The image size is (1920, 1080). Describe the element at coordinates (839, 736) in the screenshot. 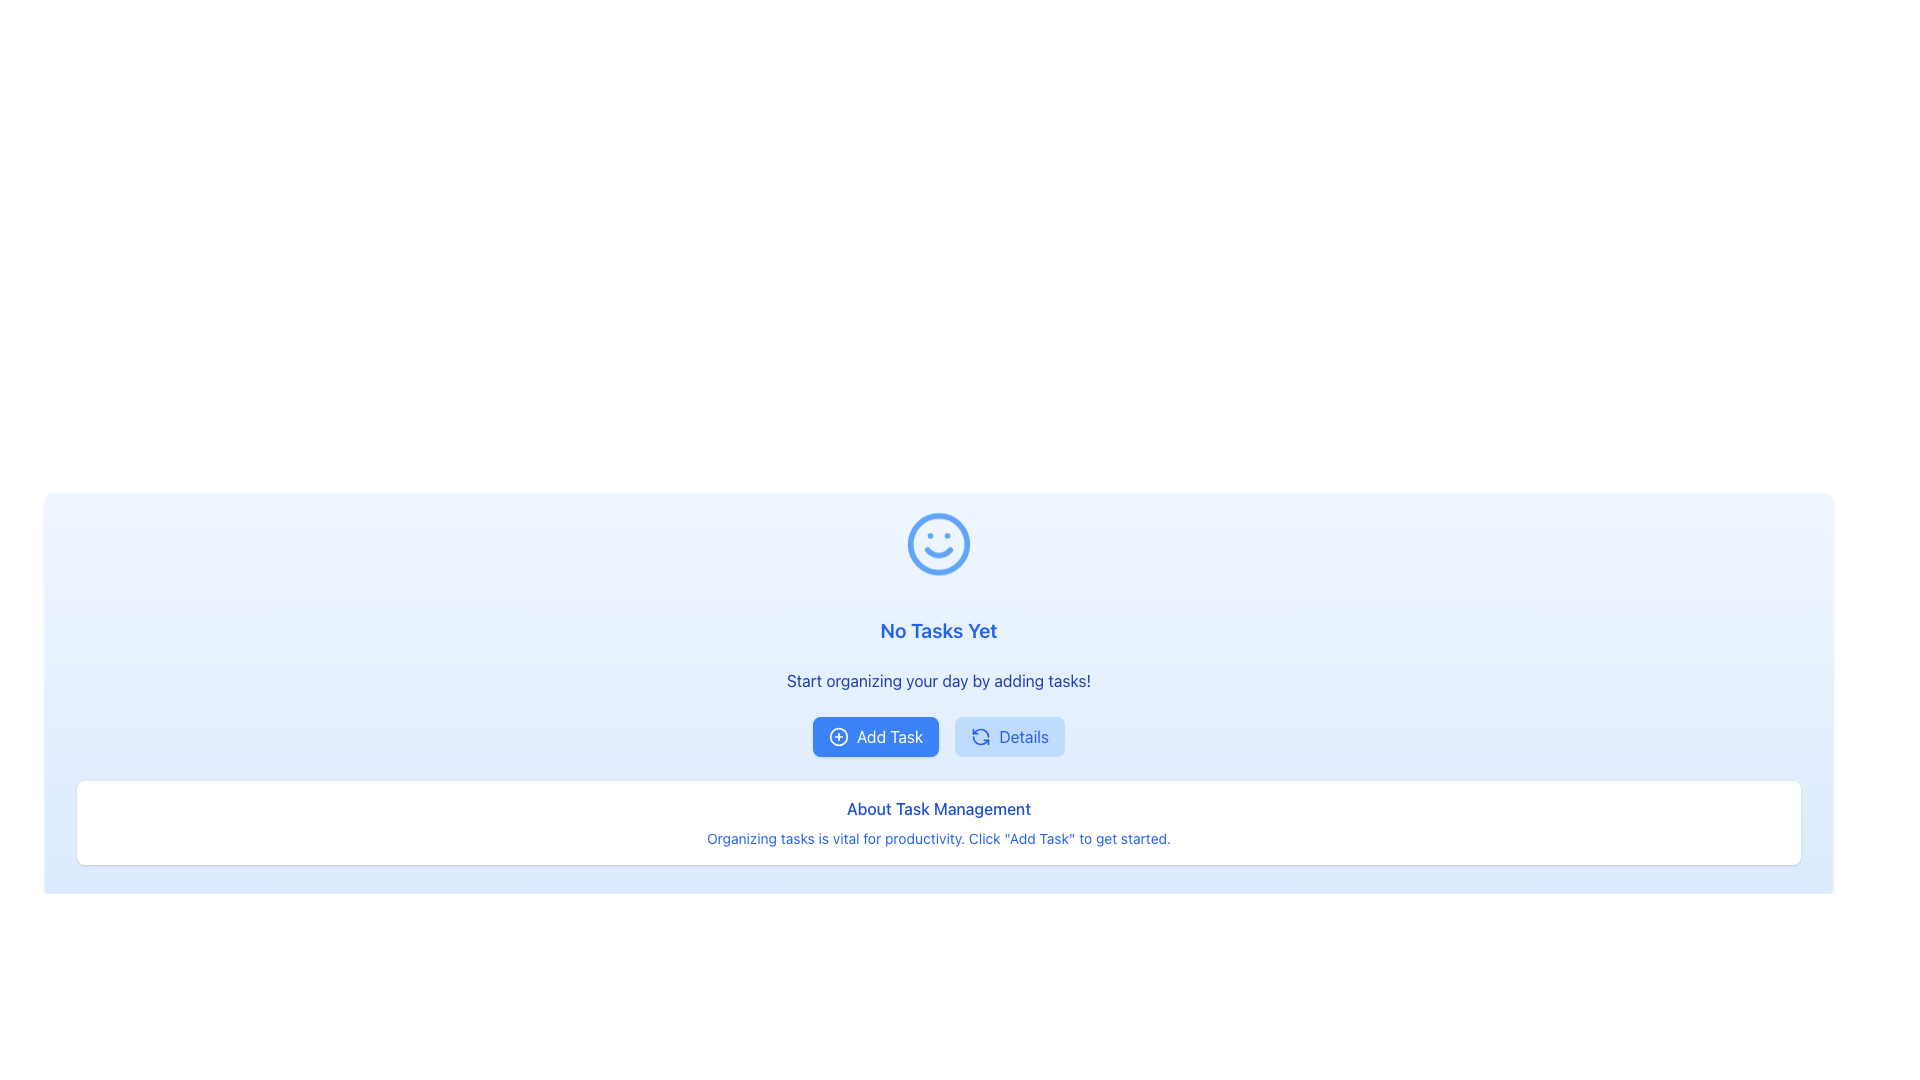

I see `the outer circular part of the plus icon that serves as the 'Add Task' button located at the center bottom area of the main content section` at that location.